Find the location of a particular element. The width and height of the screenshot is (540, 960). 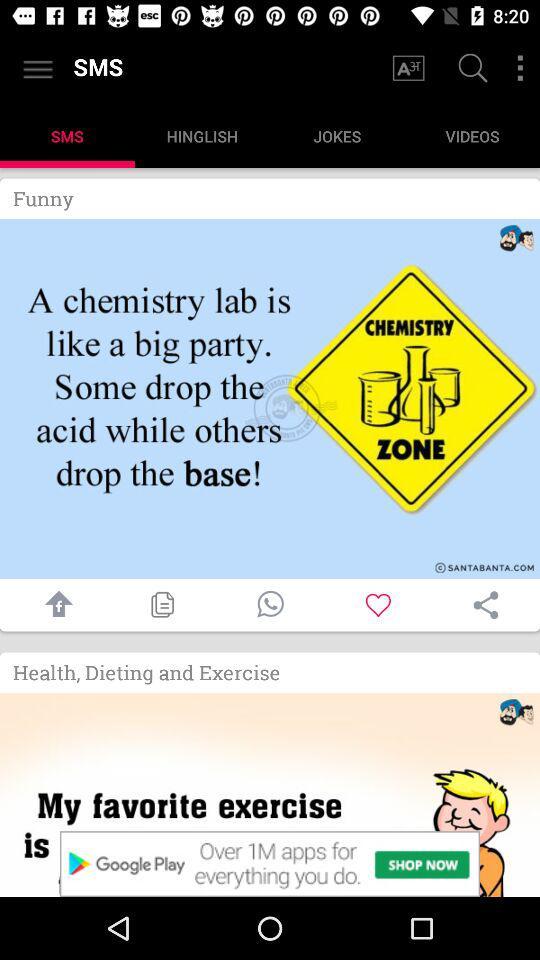

upload to facebook is located at coordinates (54, 604).